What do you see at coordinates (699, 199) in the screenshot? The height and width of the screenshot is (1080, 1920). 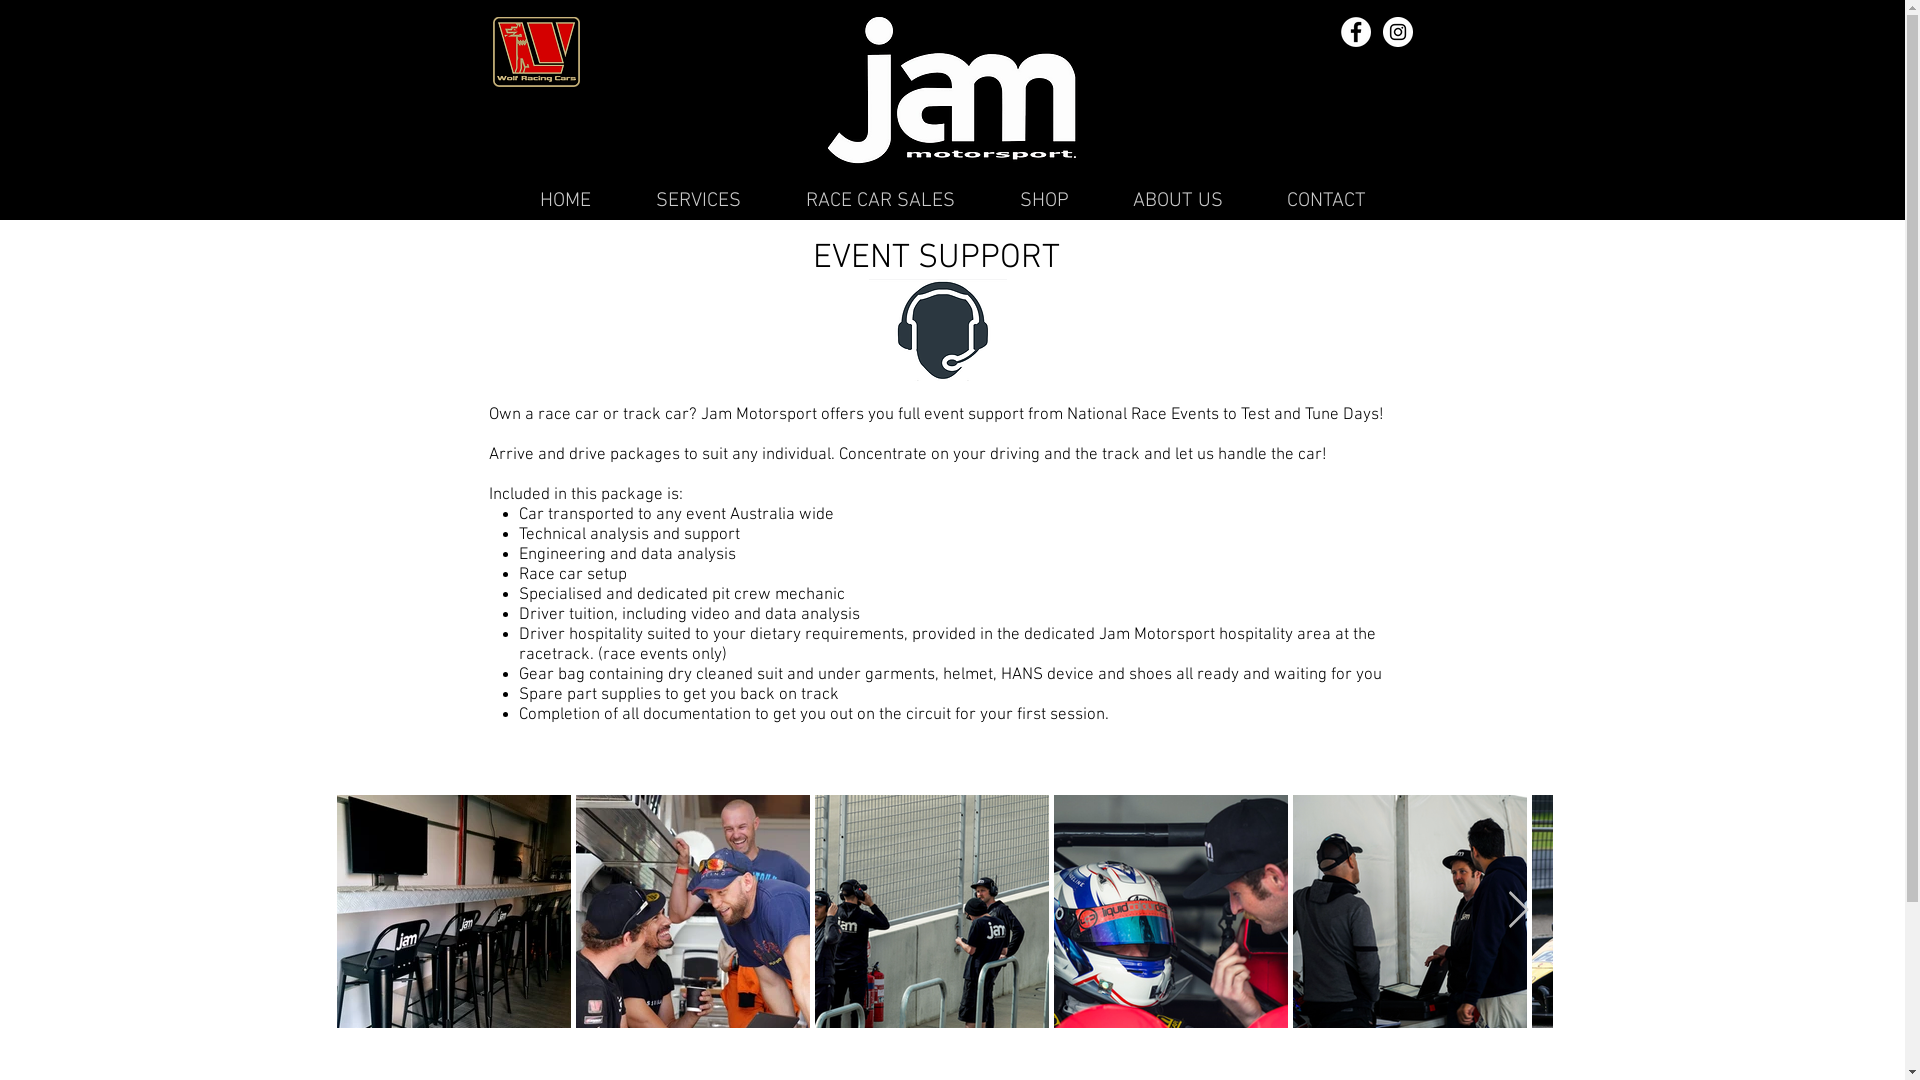 I see `'SERVICES'` at bounding box center [699, 199].